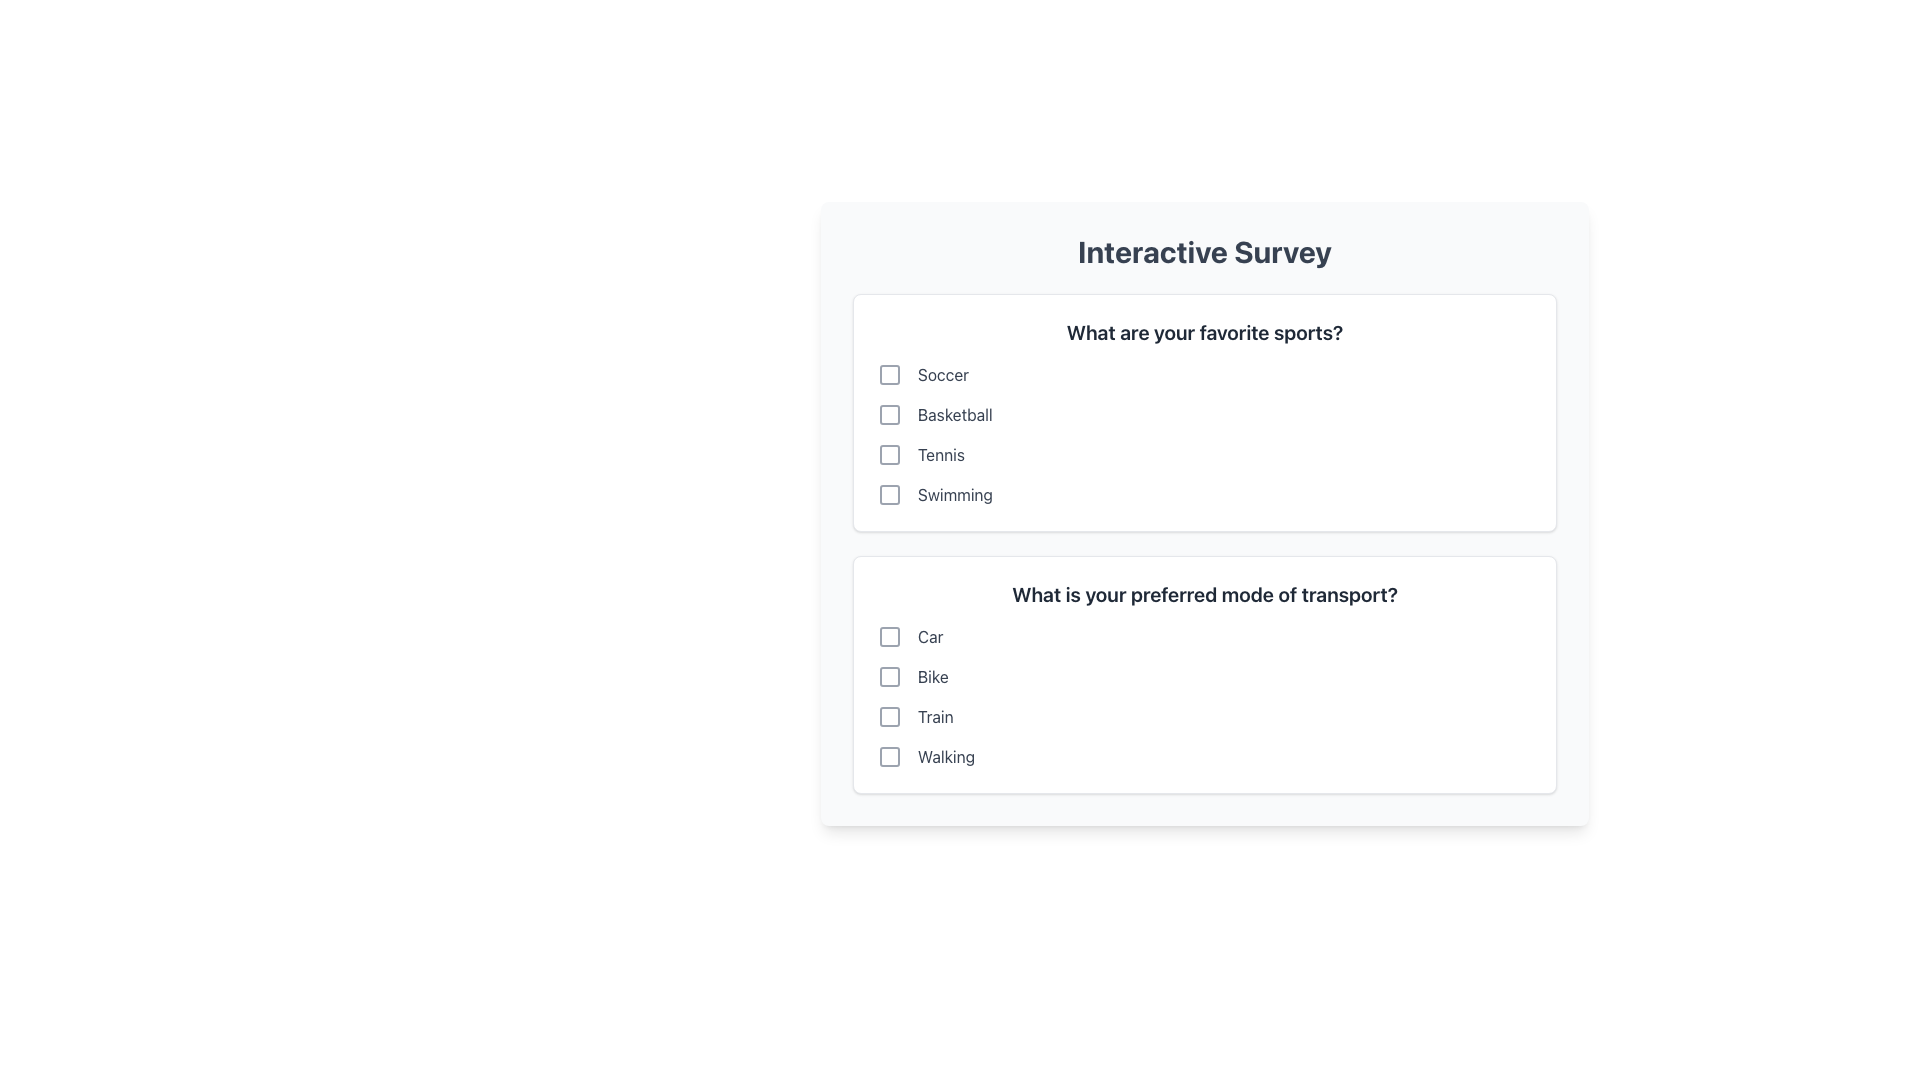 This screenshot has width=1920, height=1080. What do you see at coordinates (1203, 331) in the screenshot?
I see `the Text Label that introduces the topic of the section below it, guiding users to provide information related to their favorite sports` at bounding box center [1203, 331].